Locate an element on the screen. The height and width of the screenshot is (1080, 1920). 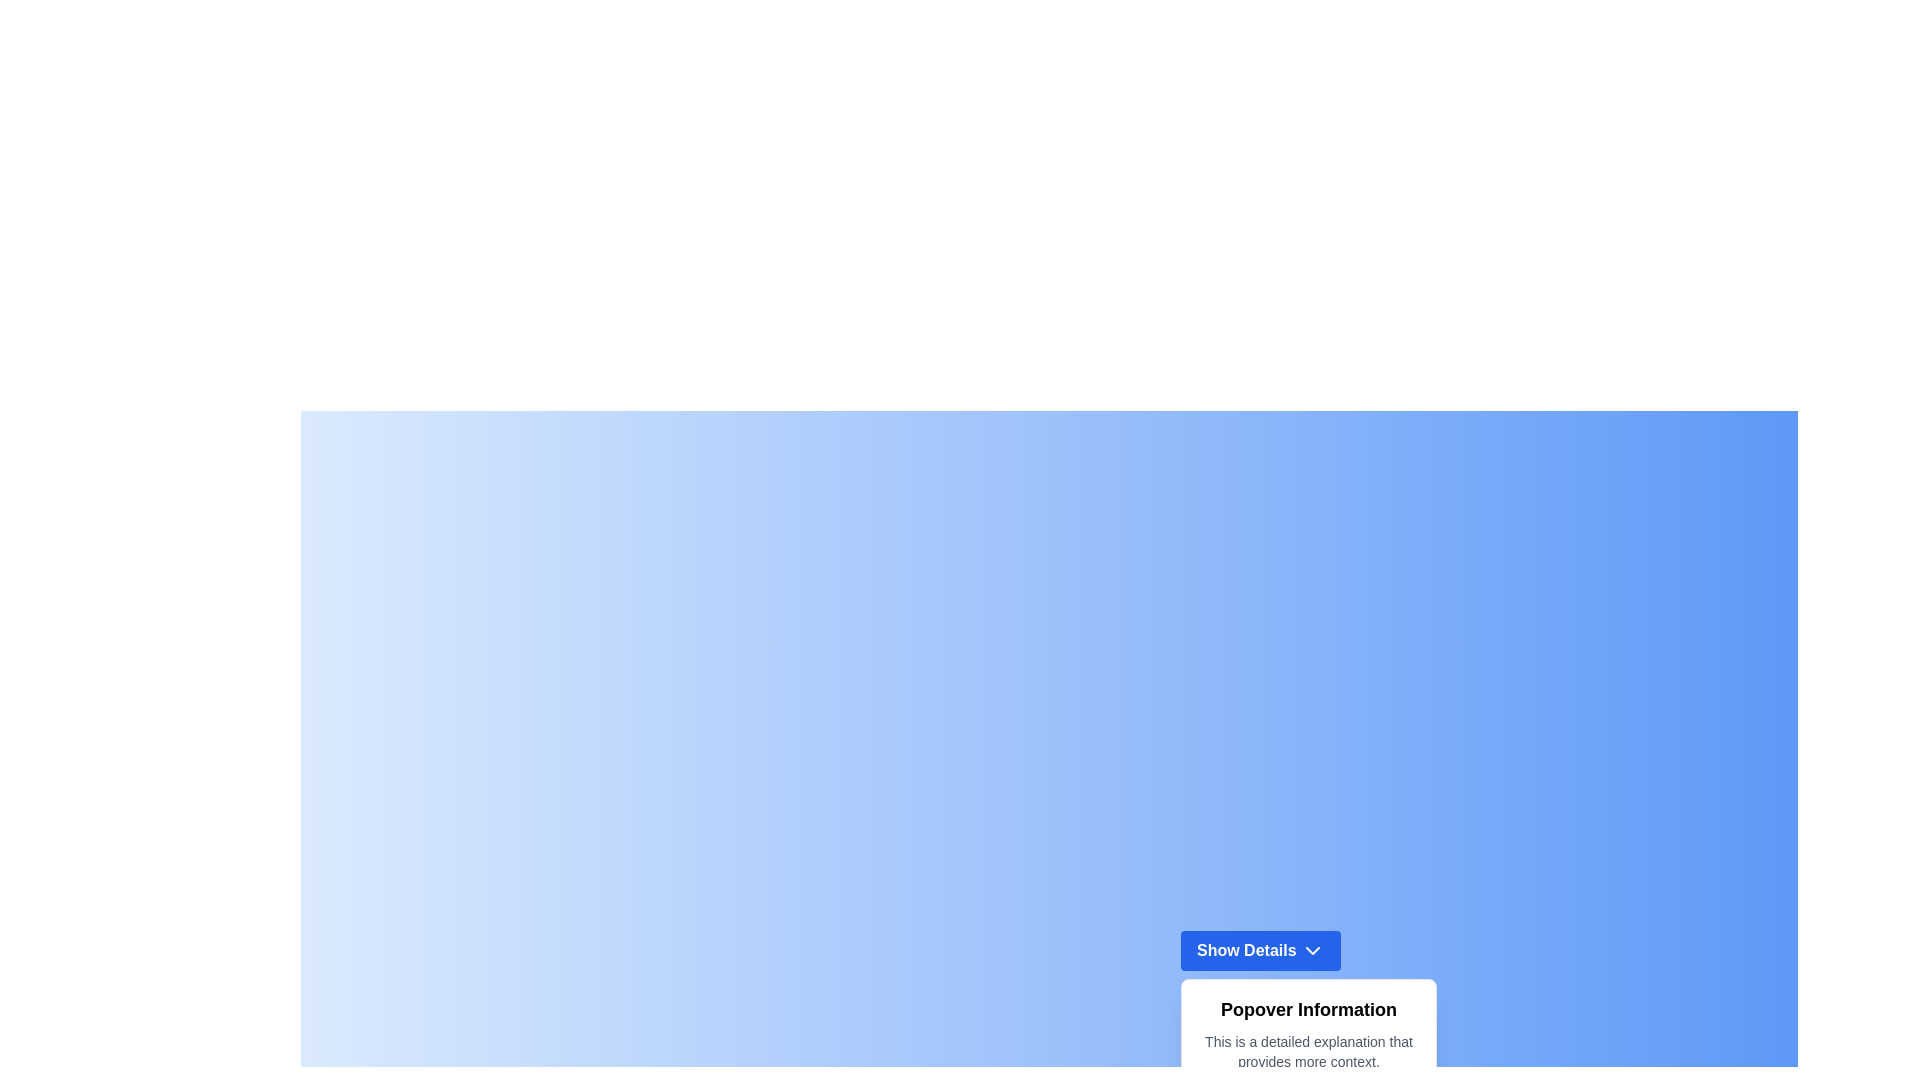
the chevron icon located on the right side of the 'Show Details' button, which reveals additional information when clicked is located at coordinates (1313, 950).